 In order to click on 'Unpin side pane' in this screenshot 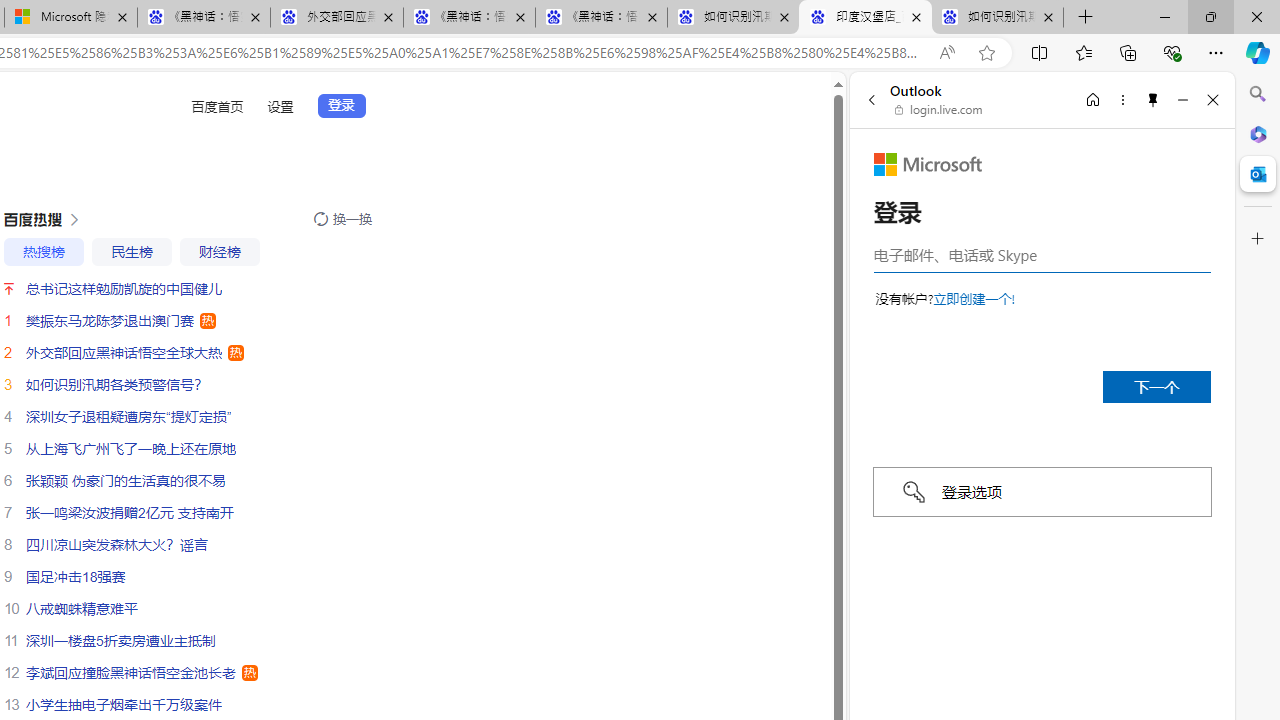, I will do `click(1153, 99)`.